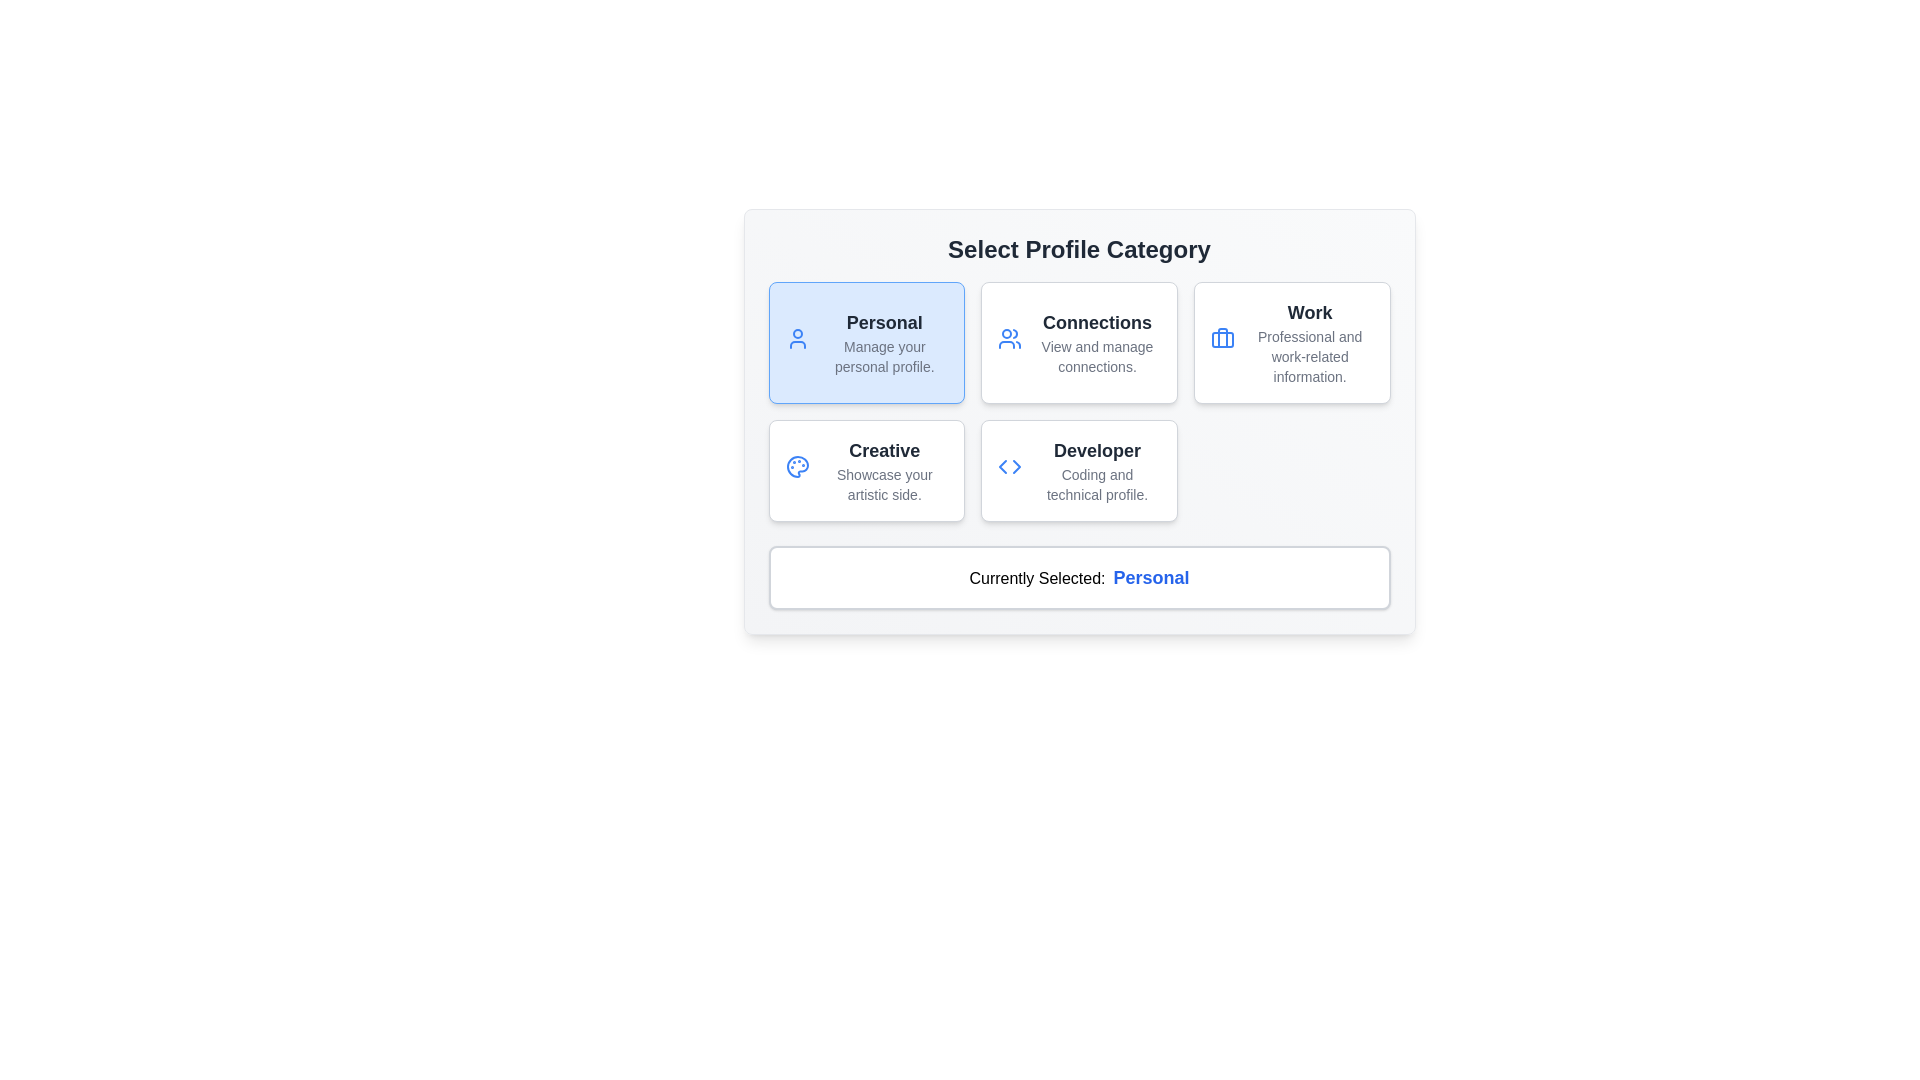 This screenshot has height=1080, width=1920. What do you see at coordinates (883, 356) in the screenshot?
I see `the static text label that provides a brief description of the 'Personal' card located within the 'Select Profile Category' section, positioned directly below the title 'Personal'` at bounding box center [883, 356].